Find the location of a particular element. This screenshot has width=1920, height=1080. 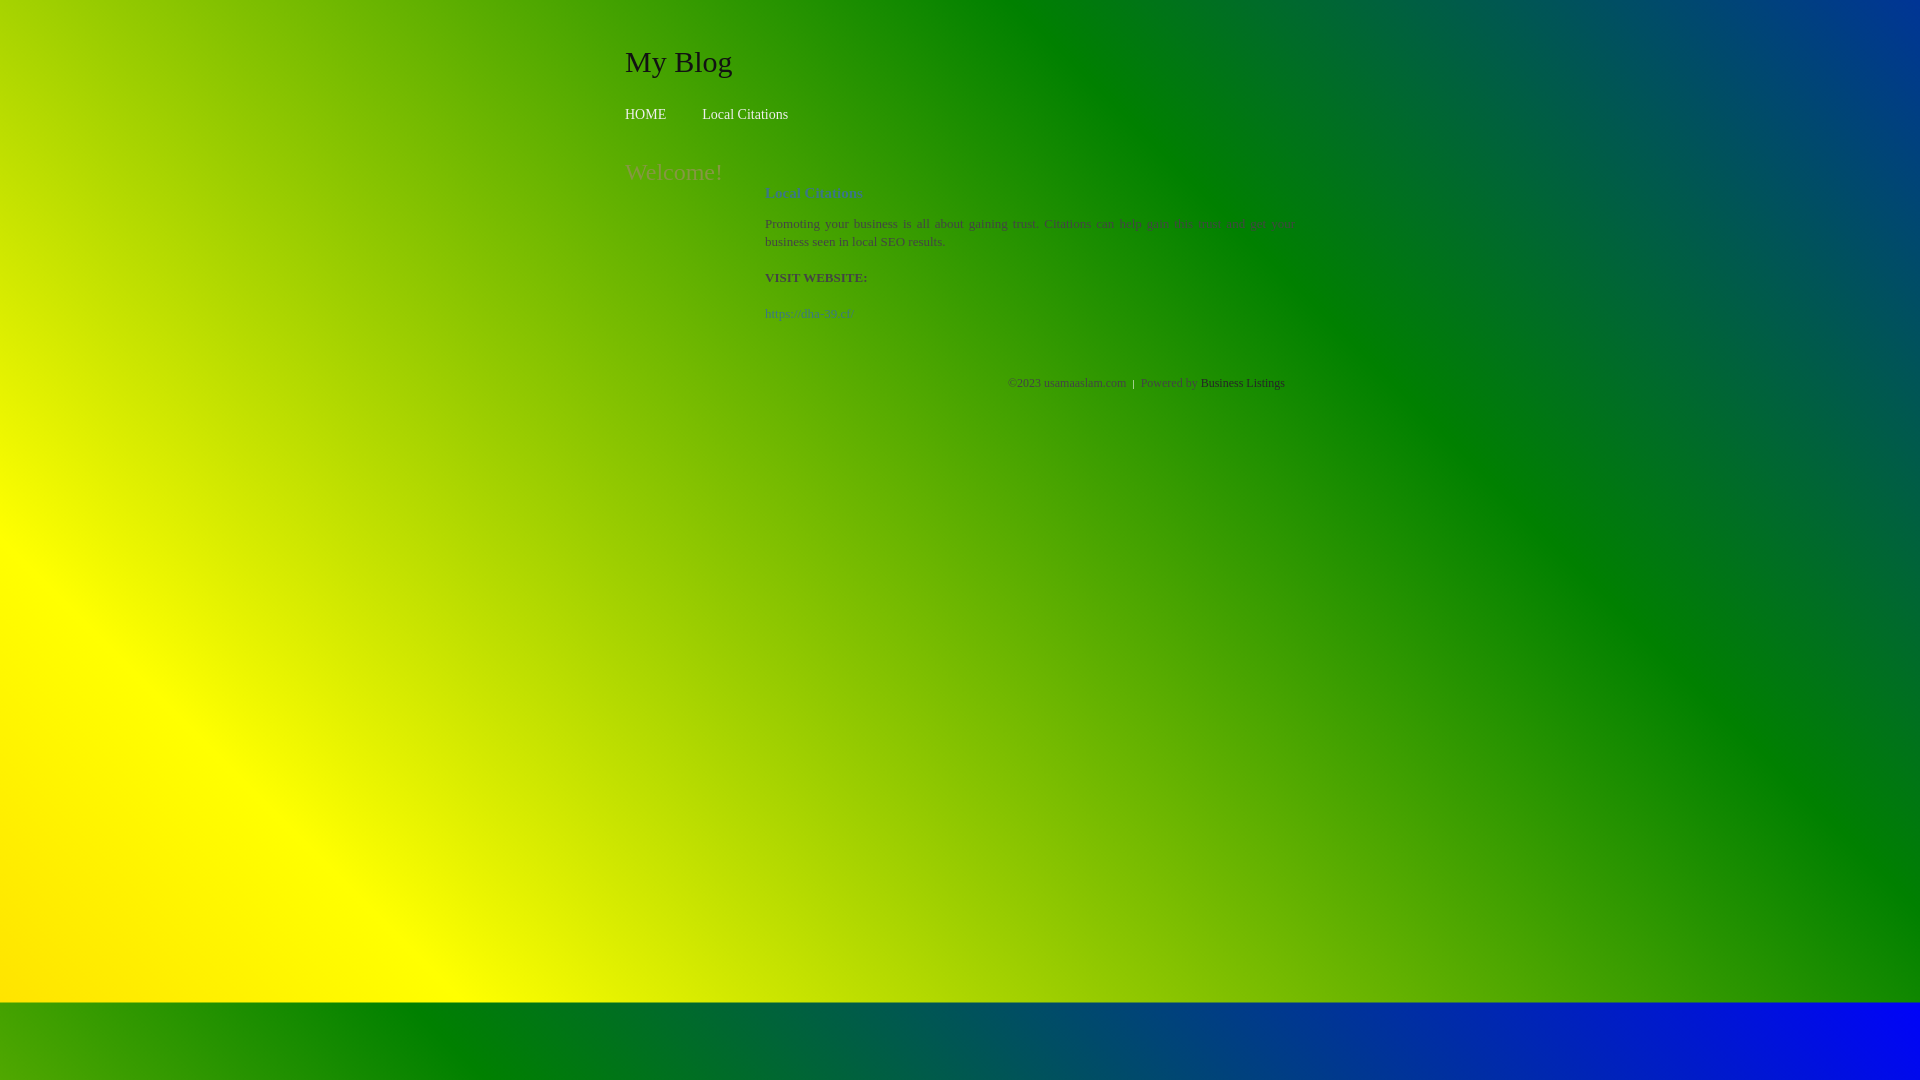

'Local Citations' is located at coordinates (743, 114).